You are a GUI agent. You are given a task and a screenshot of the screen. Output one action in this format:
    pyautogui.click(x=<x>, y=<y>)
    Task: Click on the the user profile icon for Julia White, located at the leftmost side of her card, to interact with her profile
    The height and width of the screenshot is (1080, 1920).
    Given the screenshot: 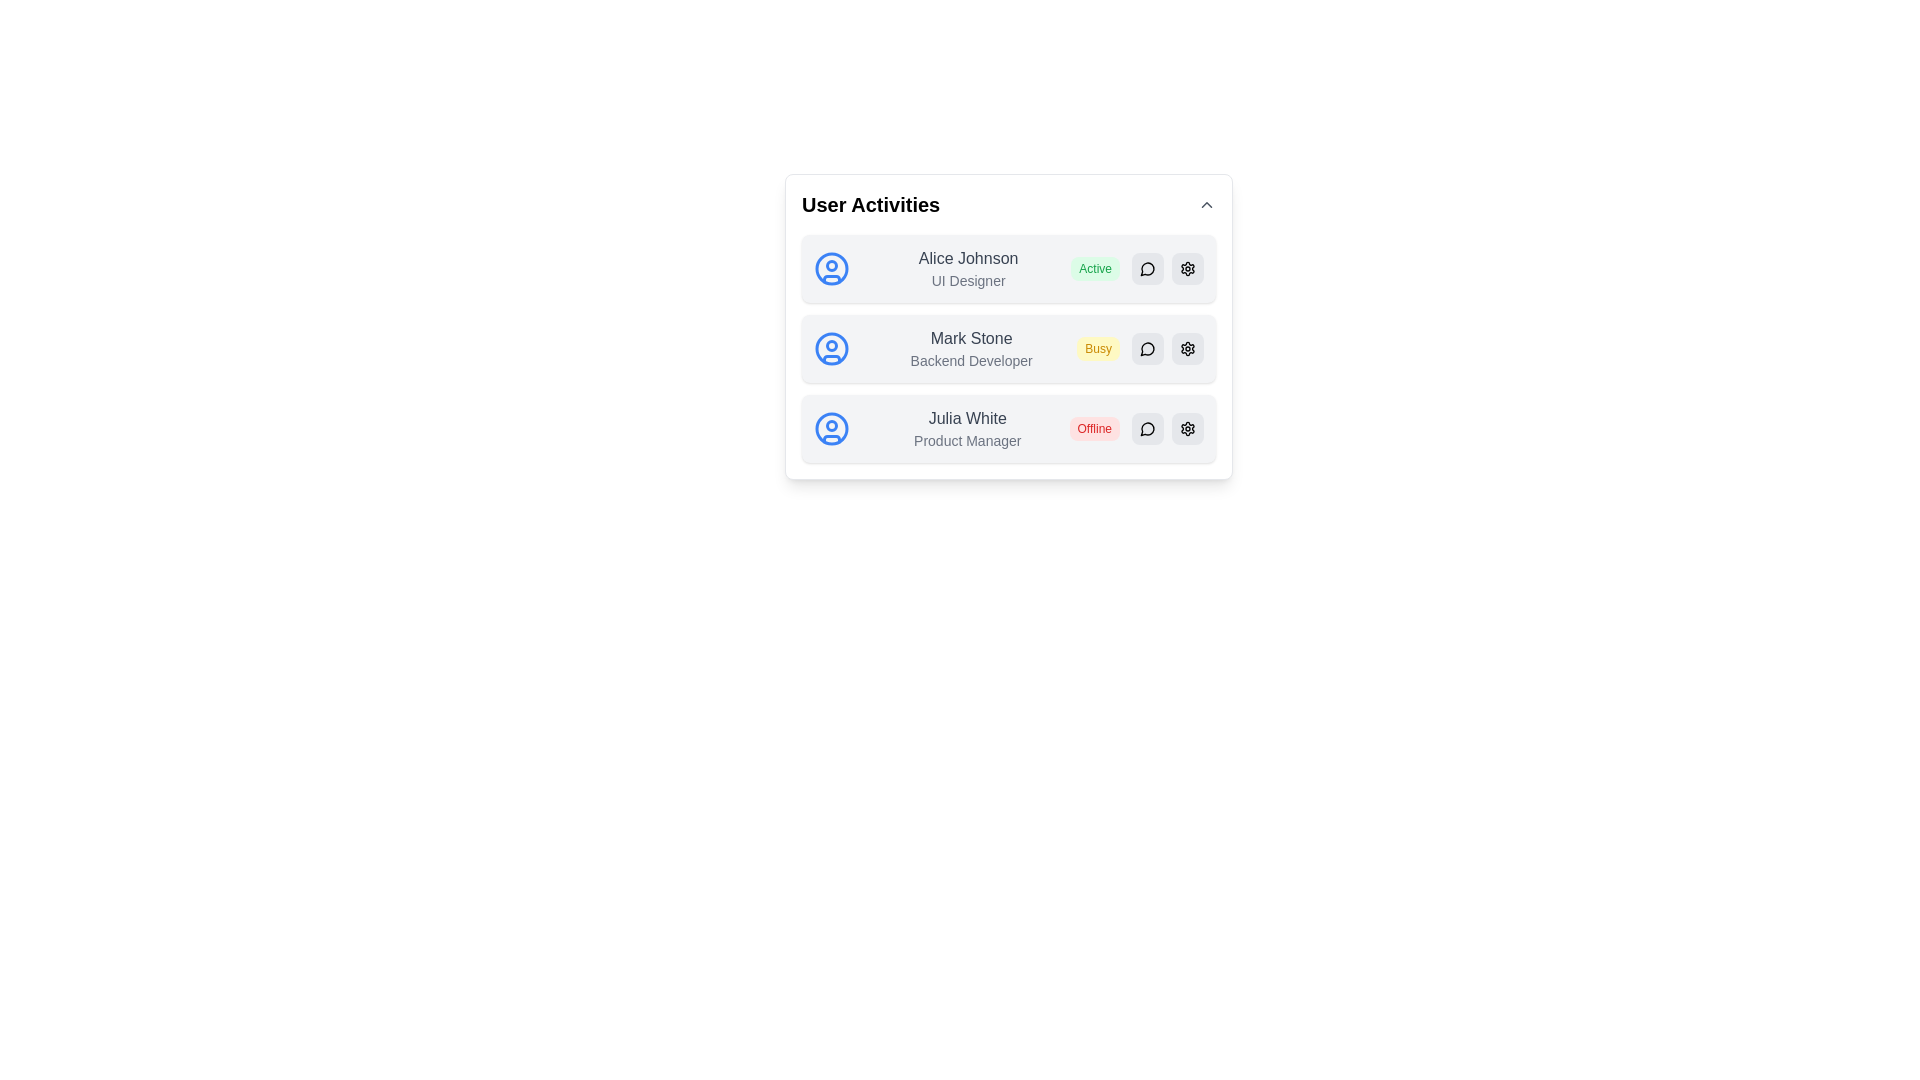 What is the action you would take?
    pyautogui.click(x=831, y=427)
    